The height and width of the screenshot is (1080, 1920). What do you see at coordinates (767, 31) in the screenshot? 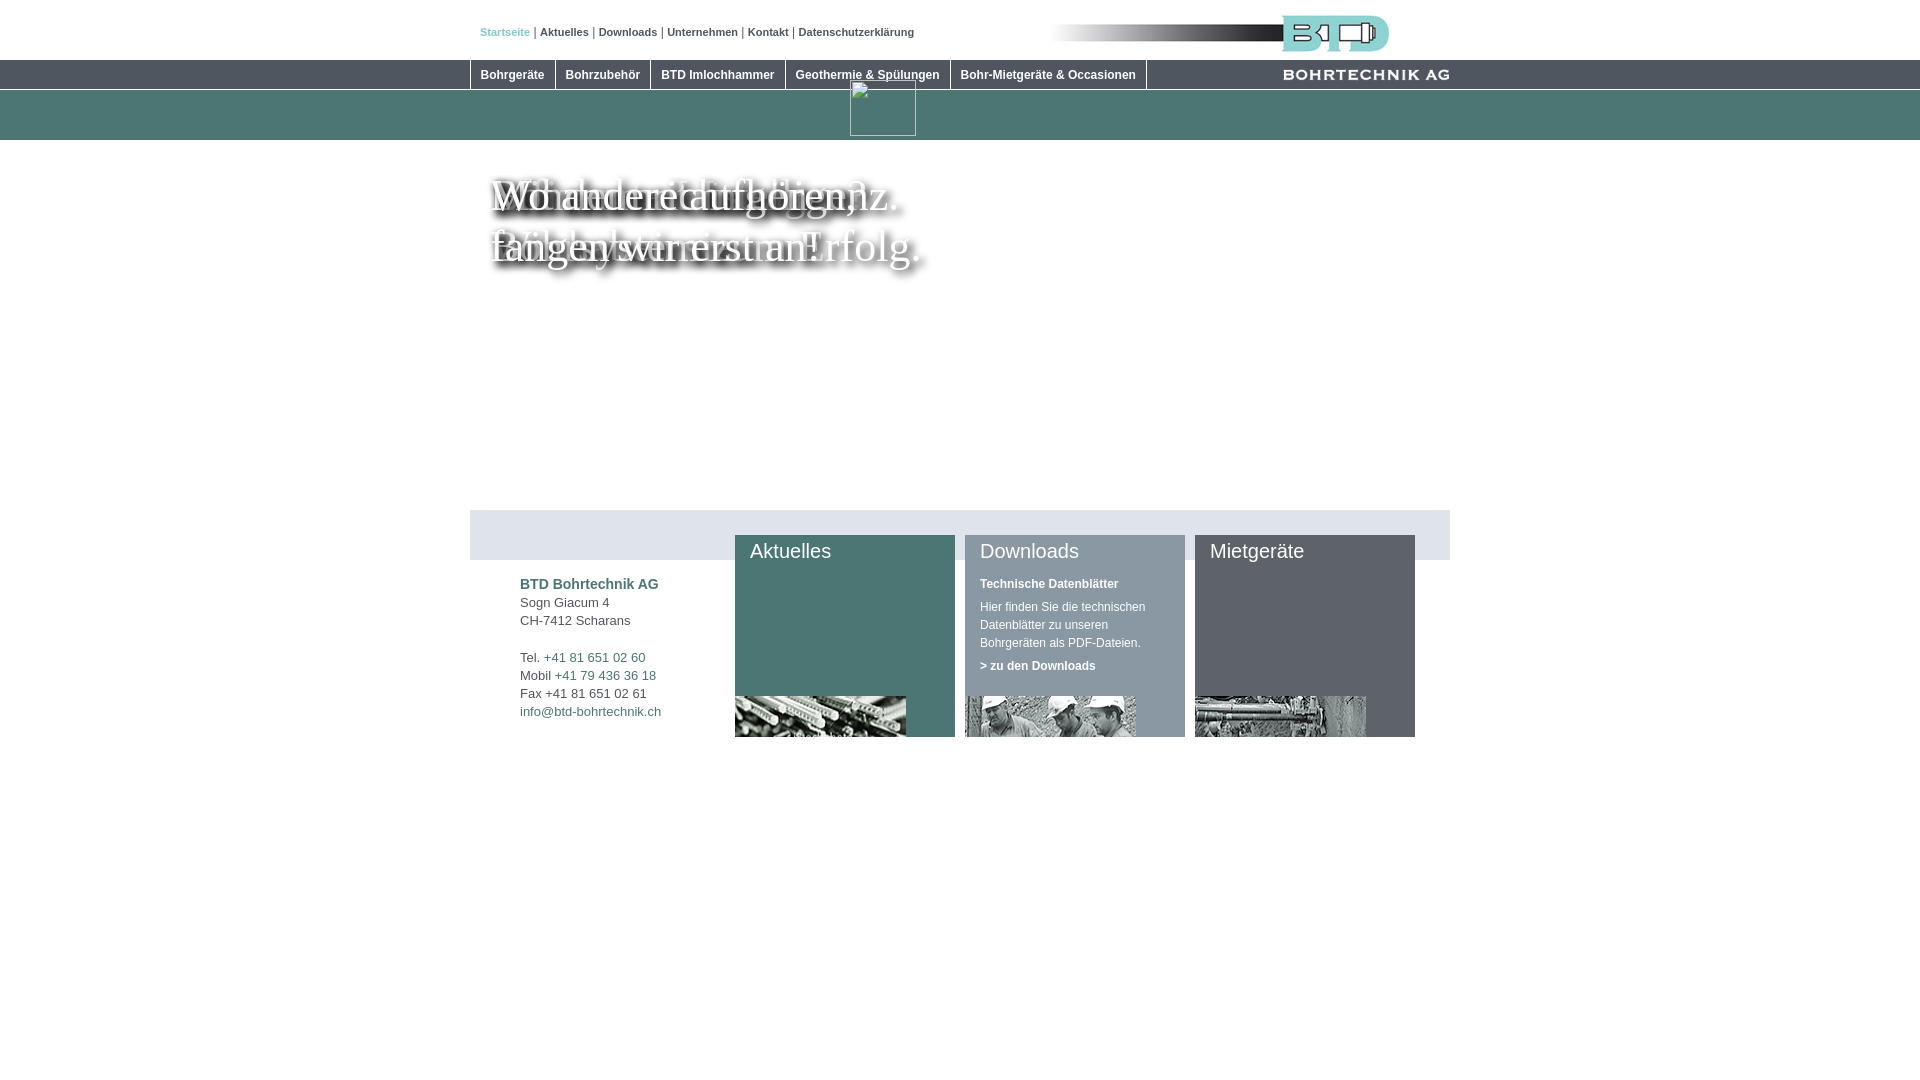
I see `'Kontakt'` at bounding box center [767, 31].